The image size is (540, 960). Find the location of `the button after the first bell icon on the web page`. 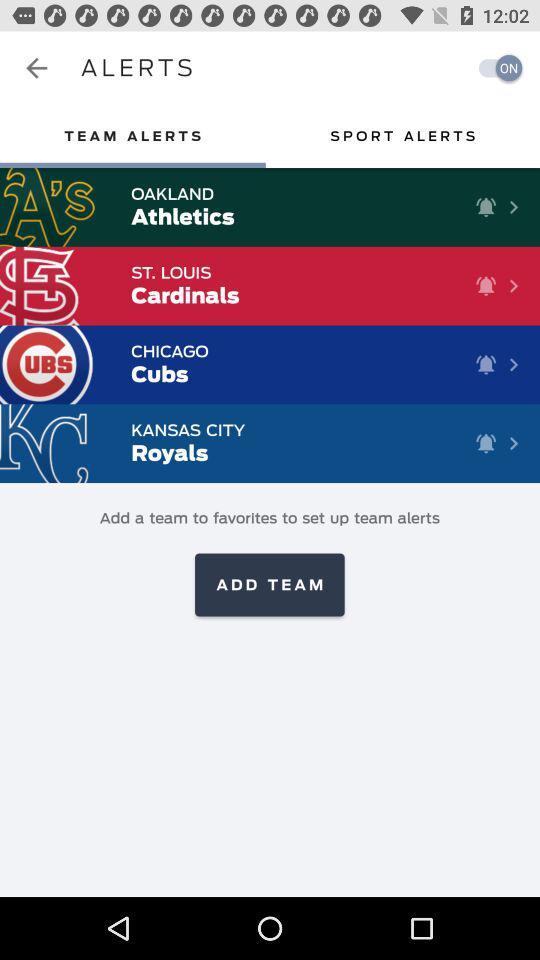

the button after the first bell icon on the web page is located at coordinates (514, 207).